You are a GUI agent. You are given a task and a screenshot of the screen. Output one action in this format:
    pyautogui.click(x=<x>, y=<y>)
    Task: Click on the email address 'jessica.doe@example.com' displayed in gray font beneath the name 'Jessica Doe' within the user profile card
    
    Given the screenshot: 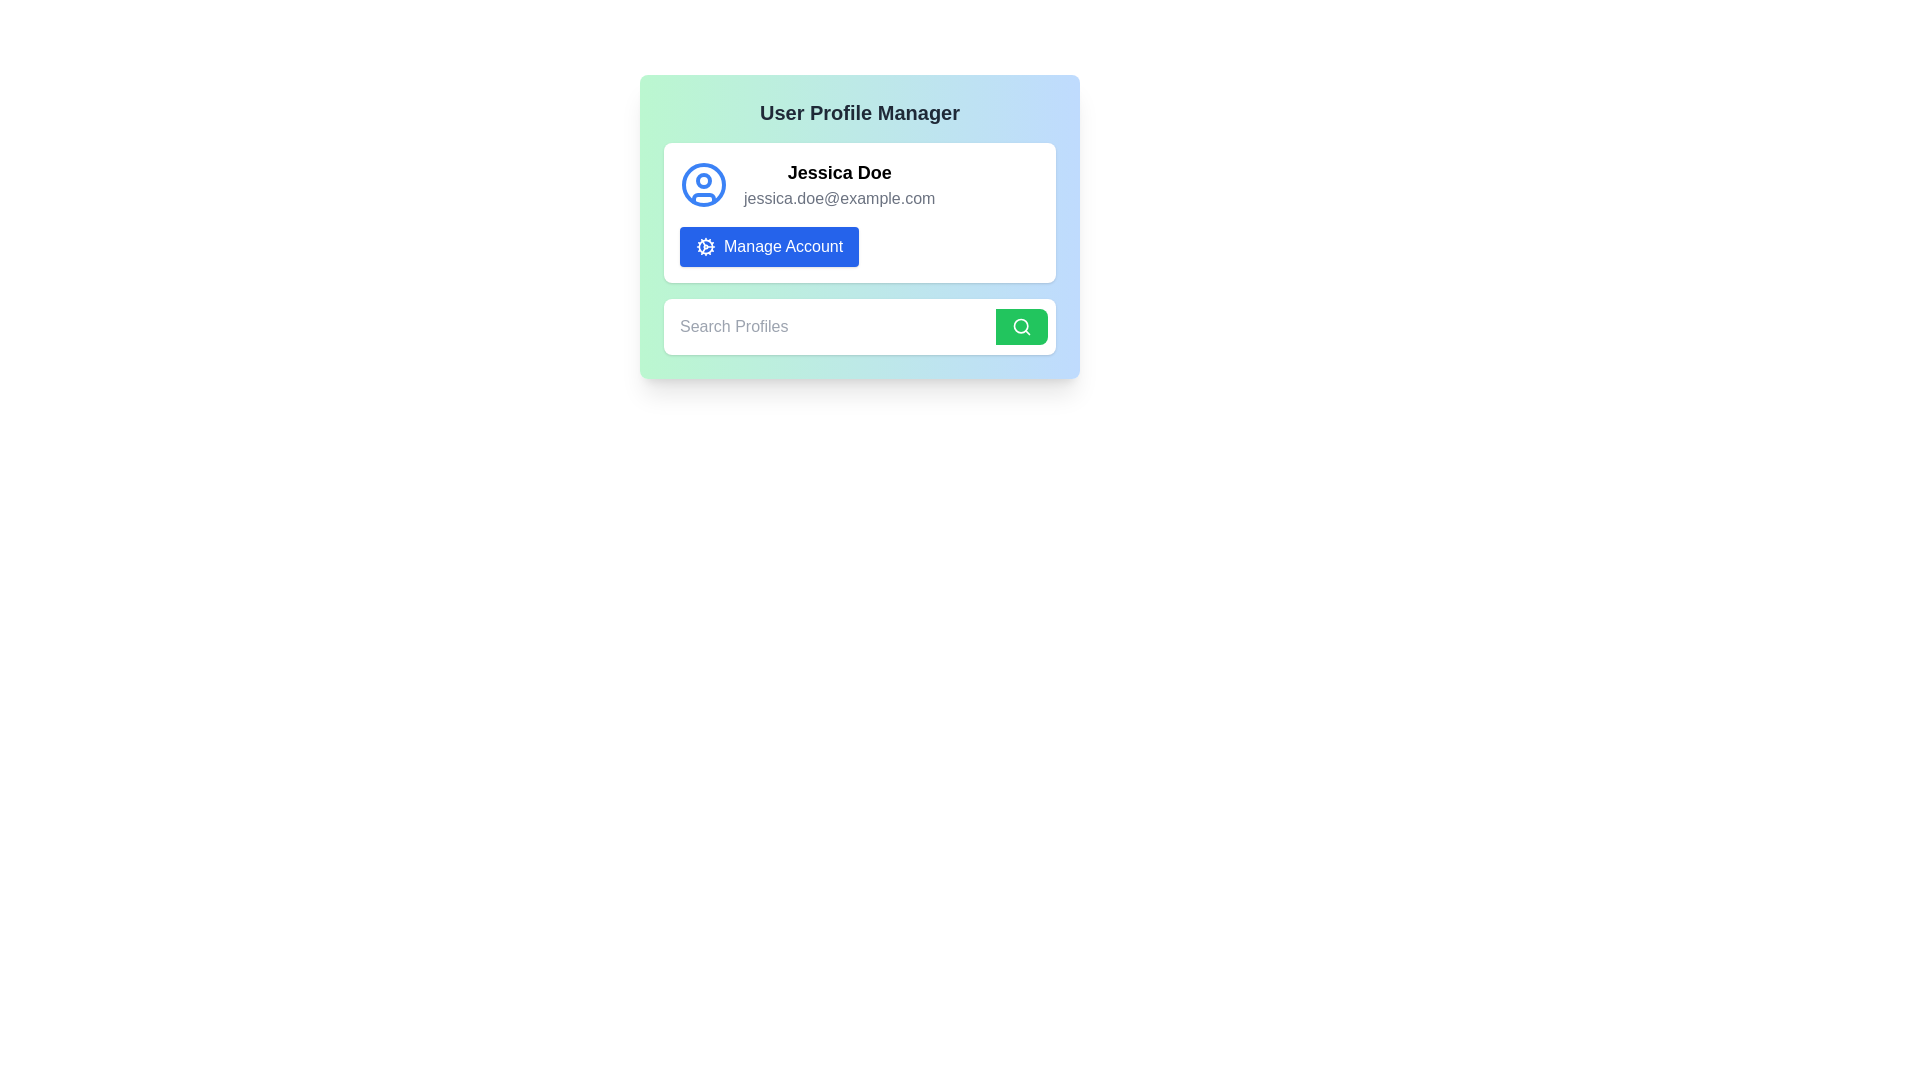 What is the action you would take?
    pyautogui.click(x=839, y=199)
    